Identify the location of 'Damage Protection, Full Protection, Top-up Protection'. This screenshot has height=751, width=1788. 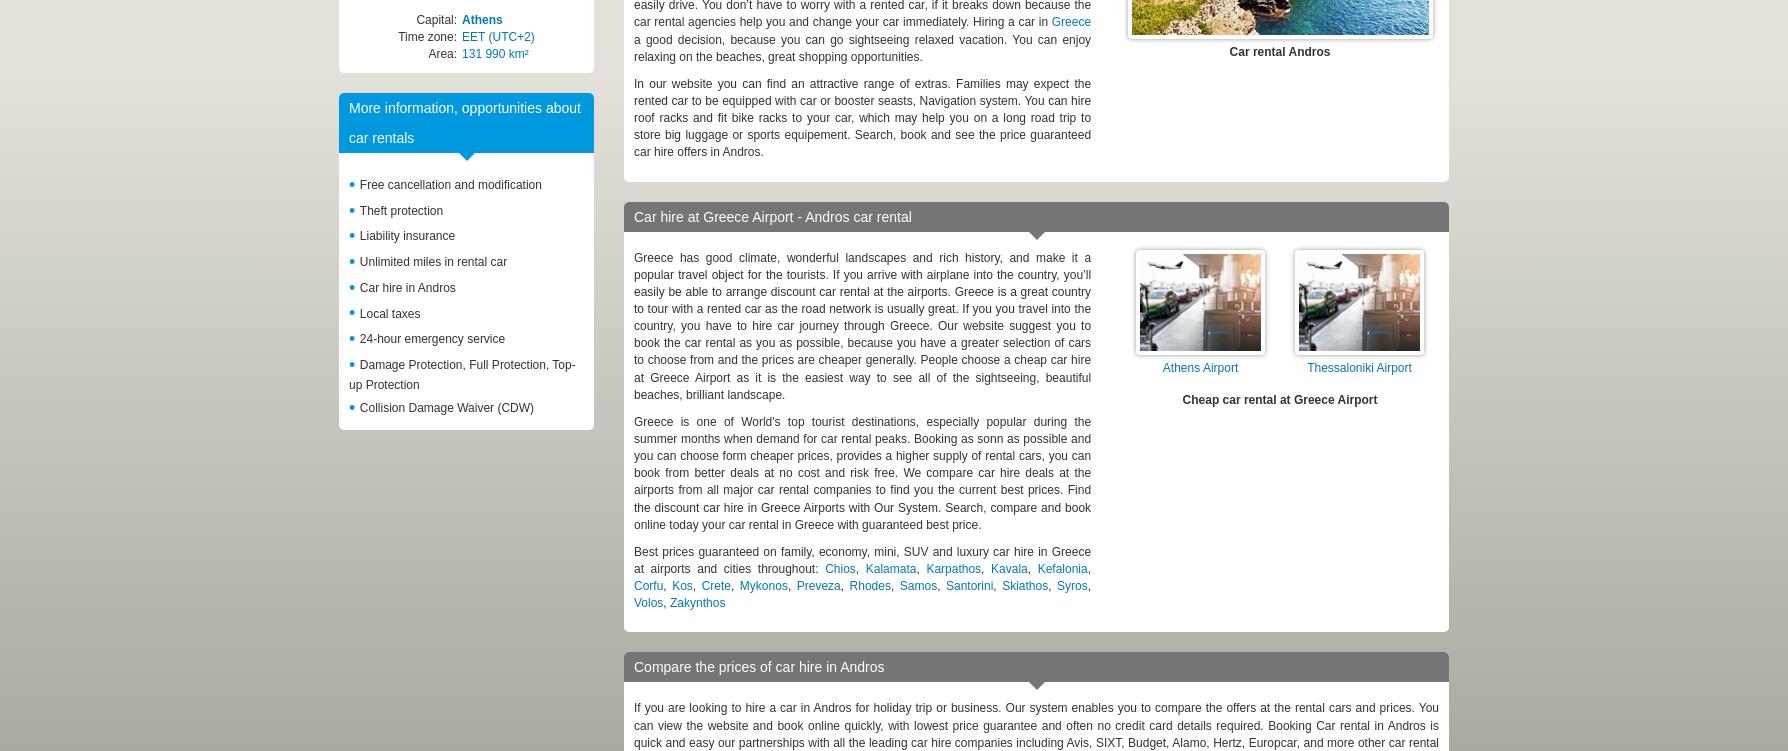
(462, 373).